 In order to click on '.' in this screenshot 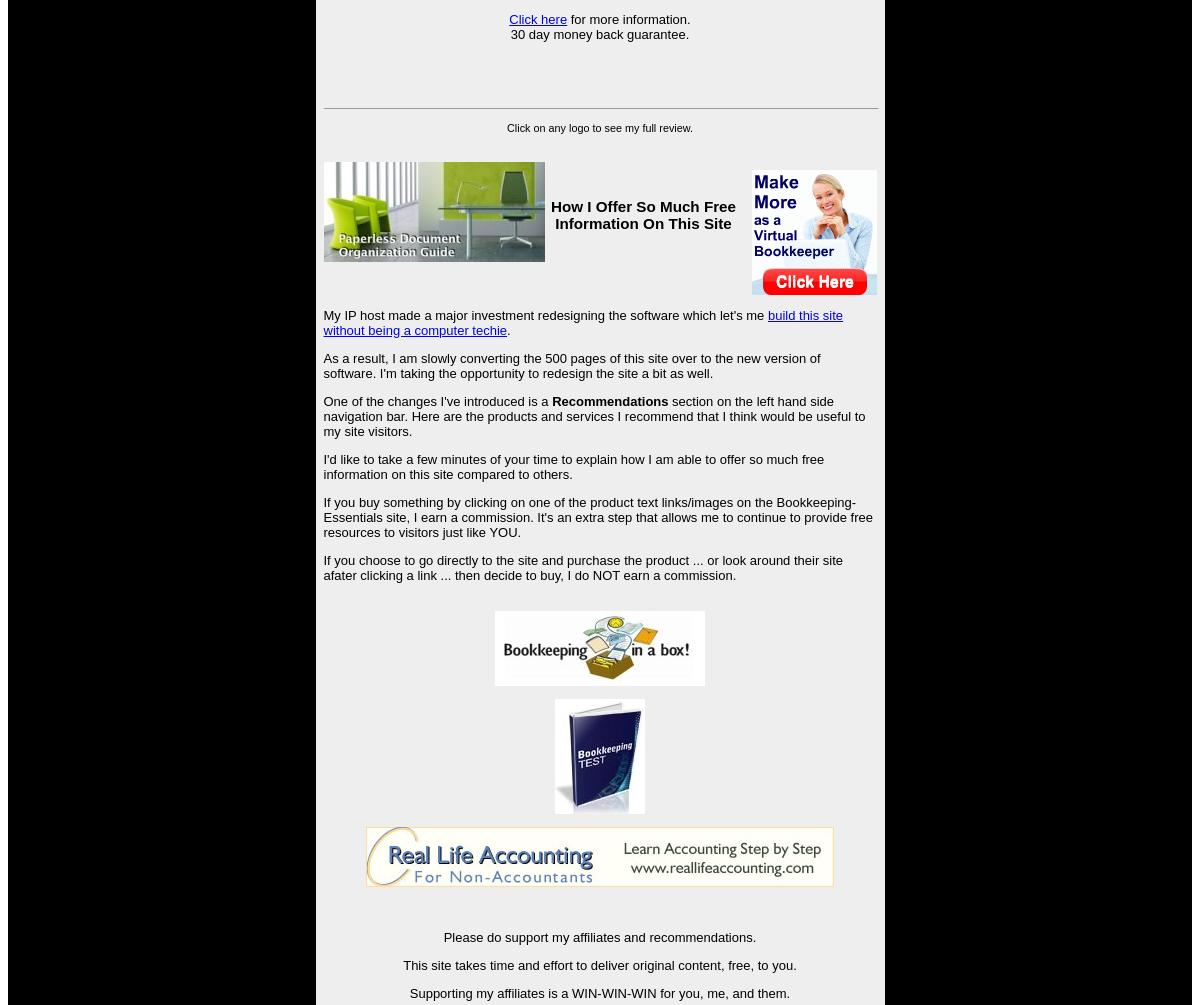, I will do `click(507, 328)`.